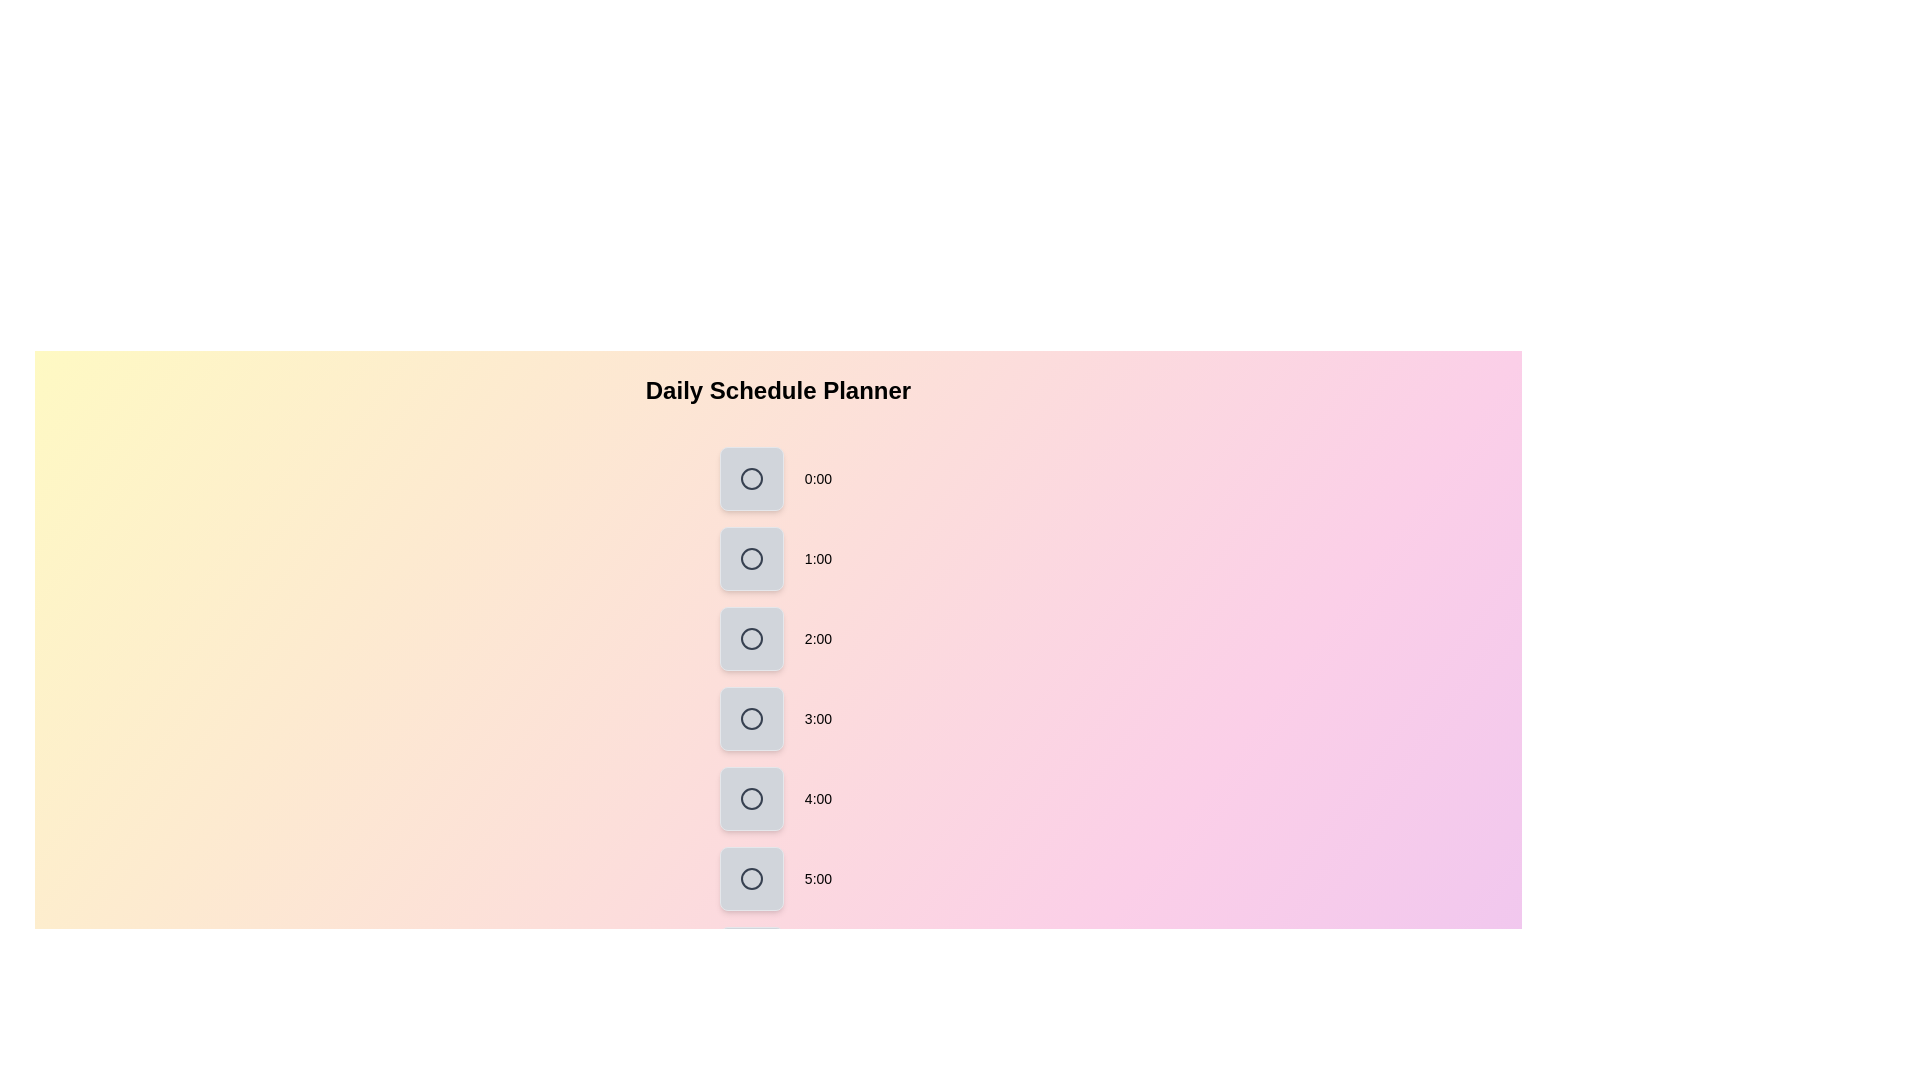 Image resolution: width=1920 pixels, height=1080 pixels. What do you see at coordinates (751, 639) in the screenshot?
I see `the hour block corresponding to 2:00` at bounding box center [751, 639].